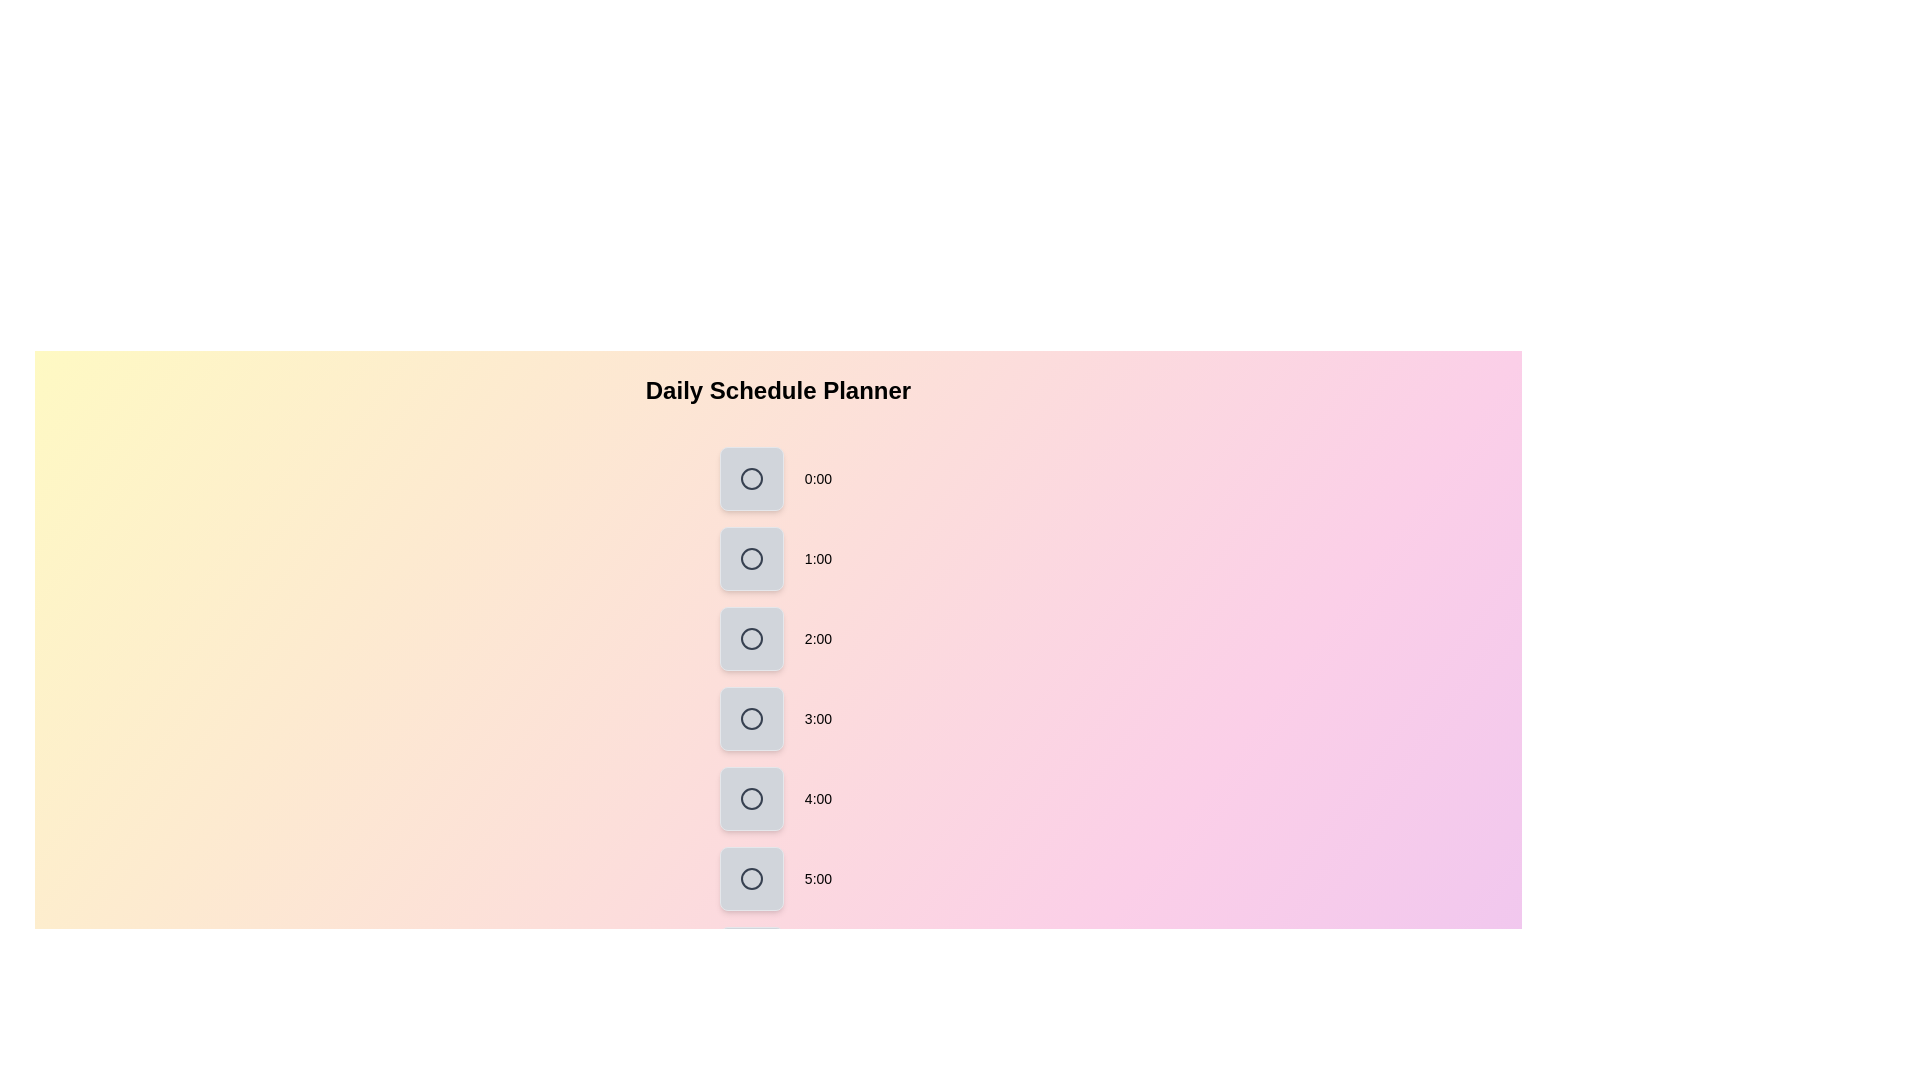 Image resolution: width=1920 pixels, height=1080 pixels. What do you see at coordinates (751, 639) in the screenshot?
I see `the hour block corresponding to 2:00` at bounding box center [751, 639].